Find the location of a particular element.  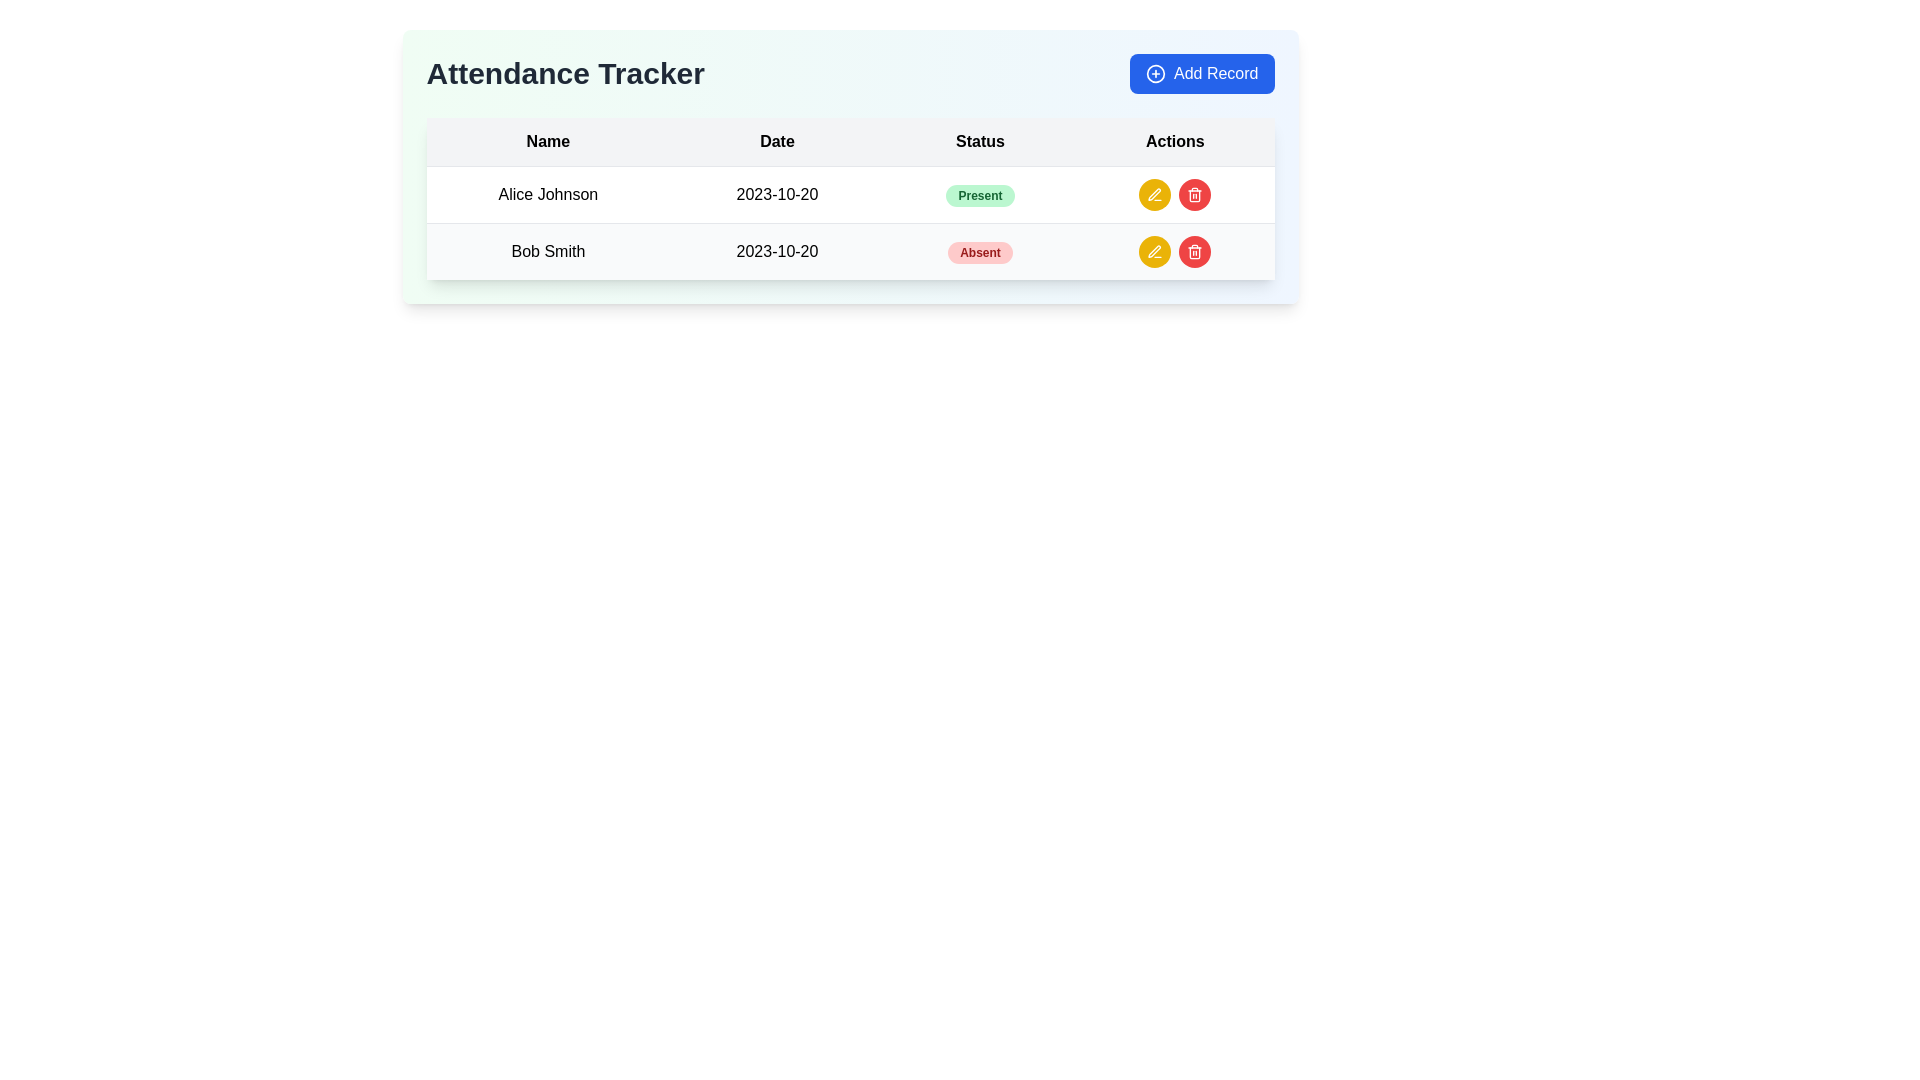

the 'Actions' text label which is the fourth cell in the header row of the table, displayed in bold black font on a light background is located at coordinates (1175, 141).